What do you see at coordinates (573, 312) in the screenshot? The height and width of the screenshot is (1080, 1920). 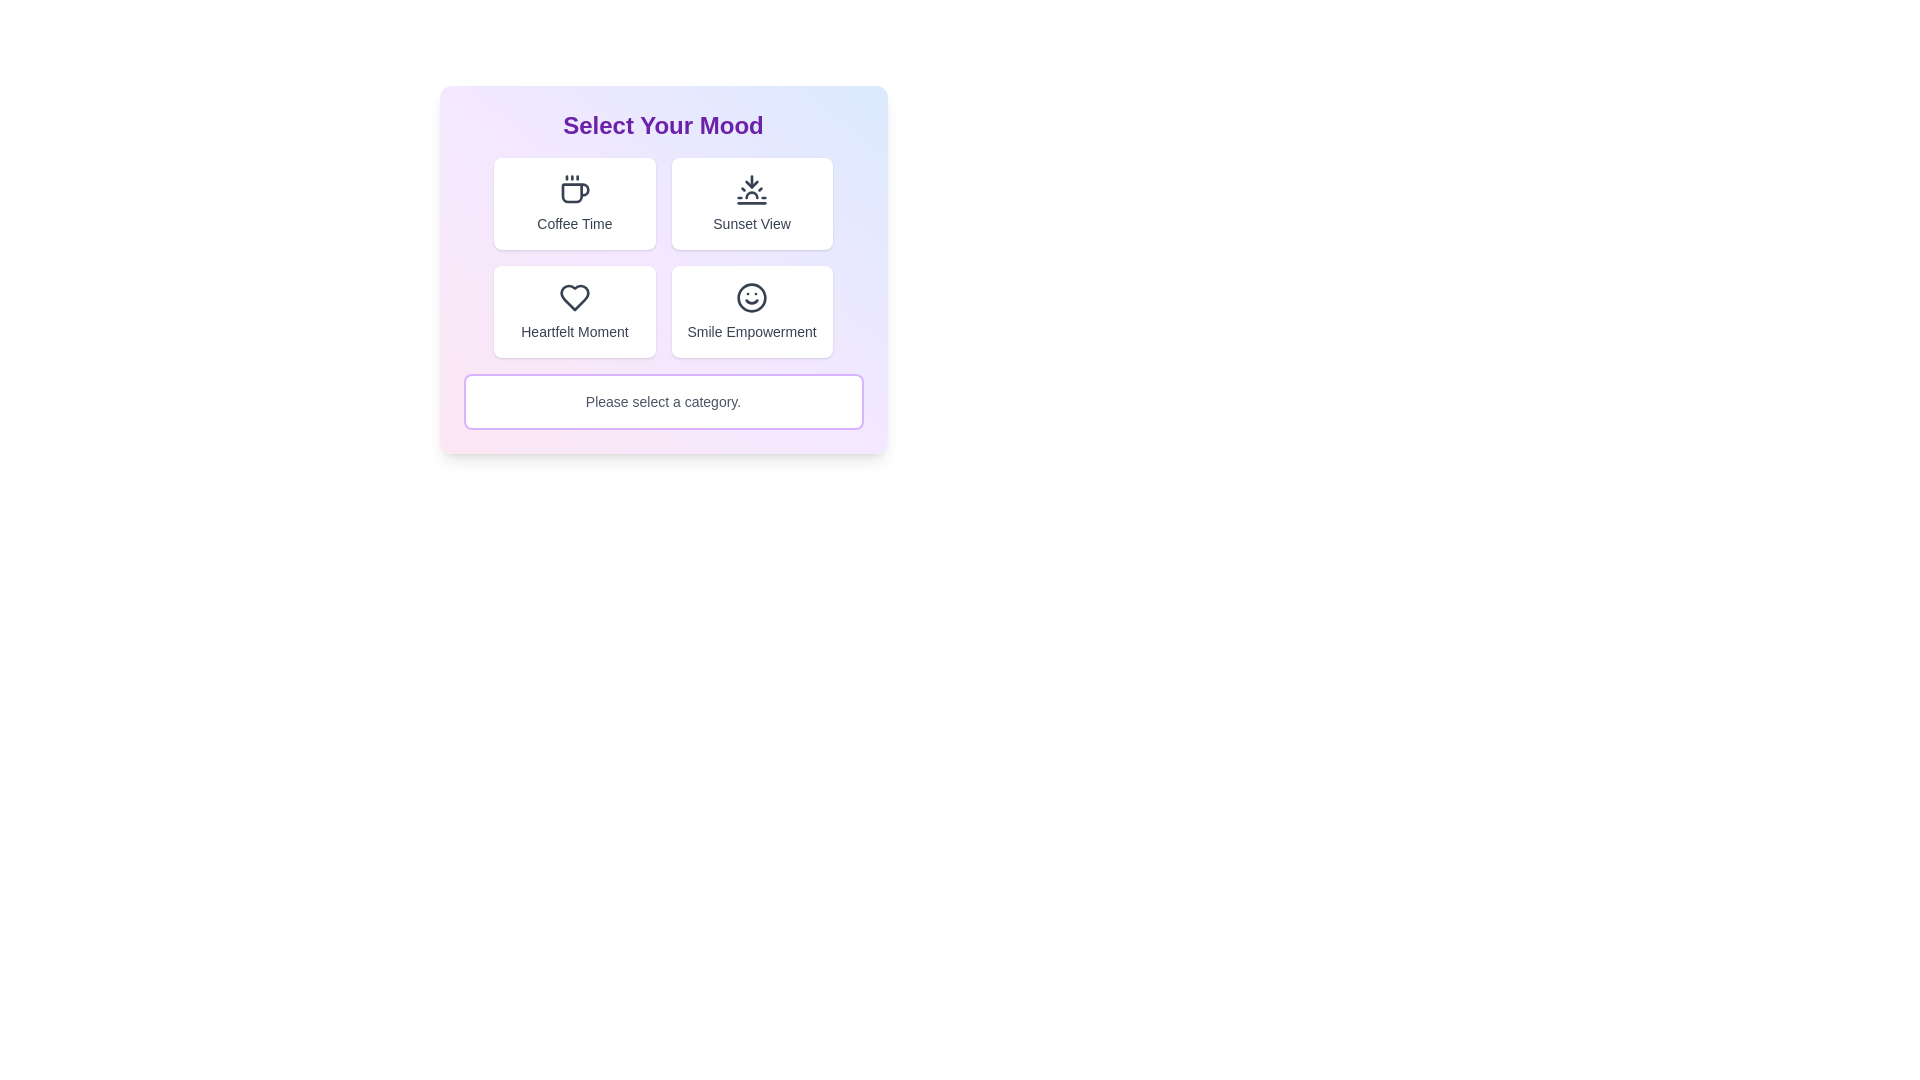 I see `the 'Heartfelt Moment' button` at bounding box center [573, 312].